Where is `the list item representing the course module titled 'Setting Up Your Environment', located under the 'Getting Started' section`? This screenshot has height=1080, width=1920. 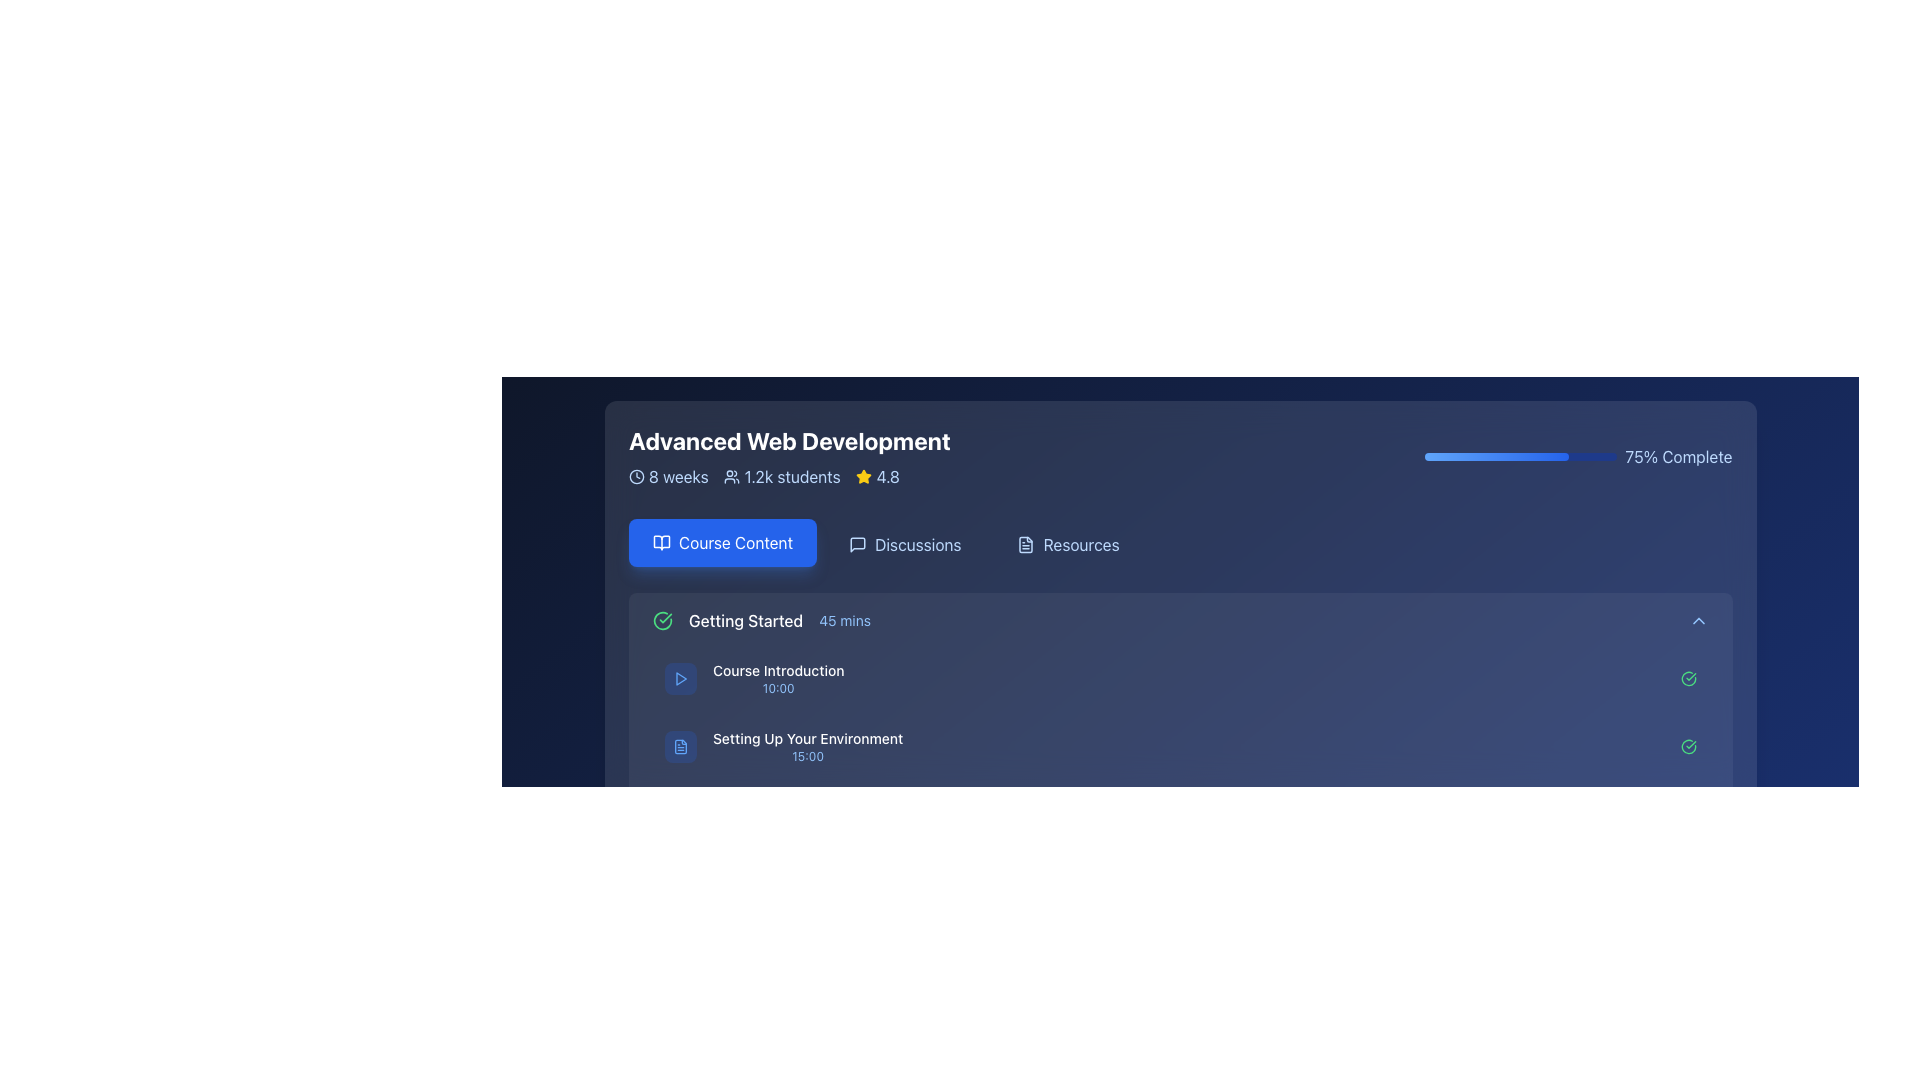
the list item representing the course module titled 'Setting Up Your Environment', located under the 'Getting Started' section is located at coordinates (782, 747).